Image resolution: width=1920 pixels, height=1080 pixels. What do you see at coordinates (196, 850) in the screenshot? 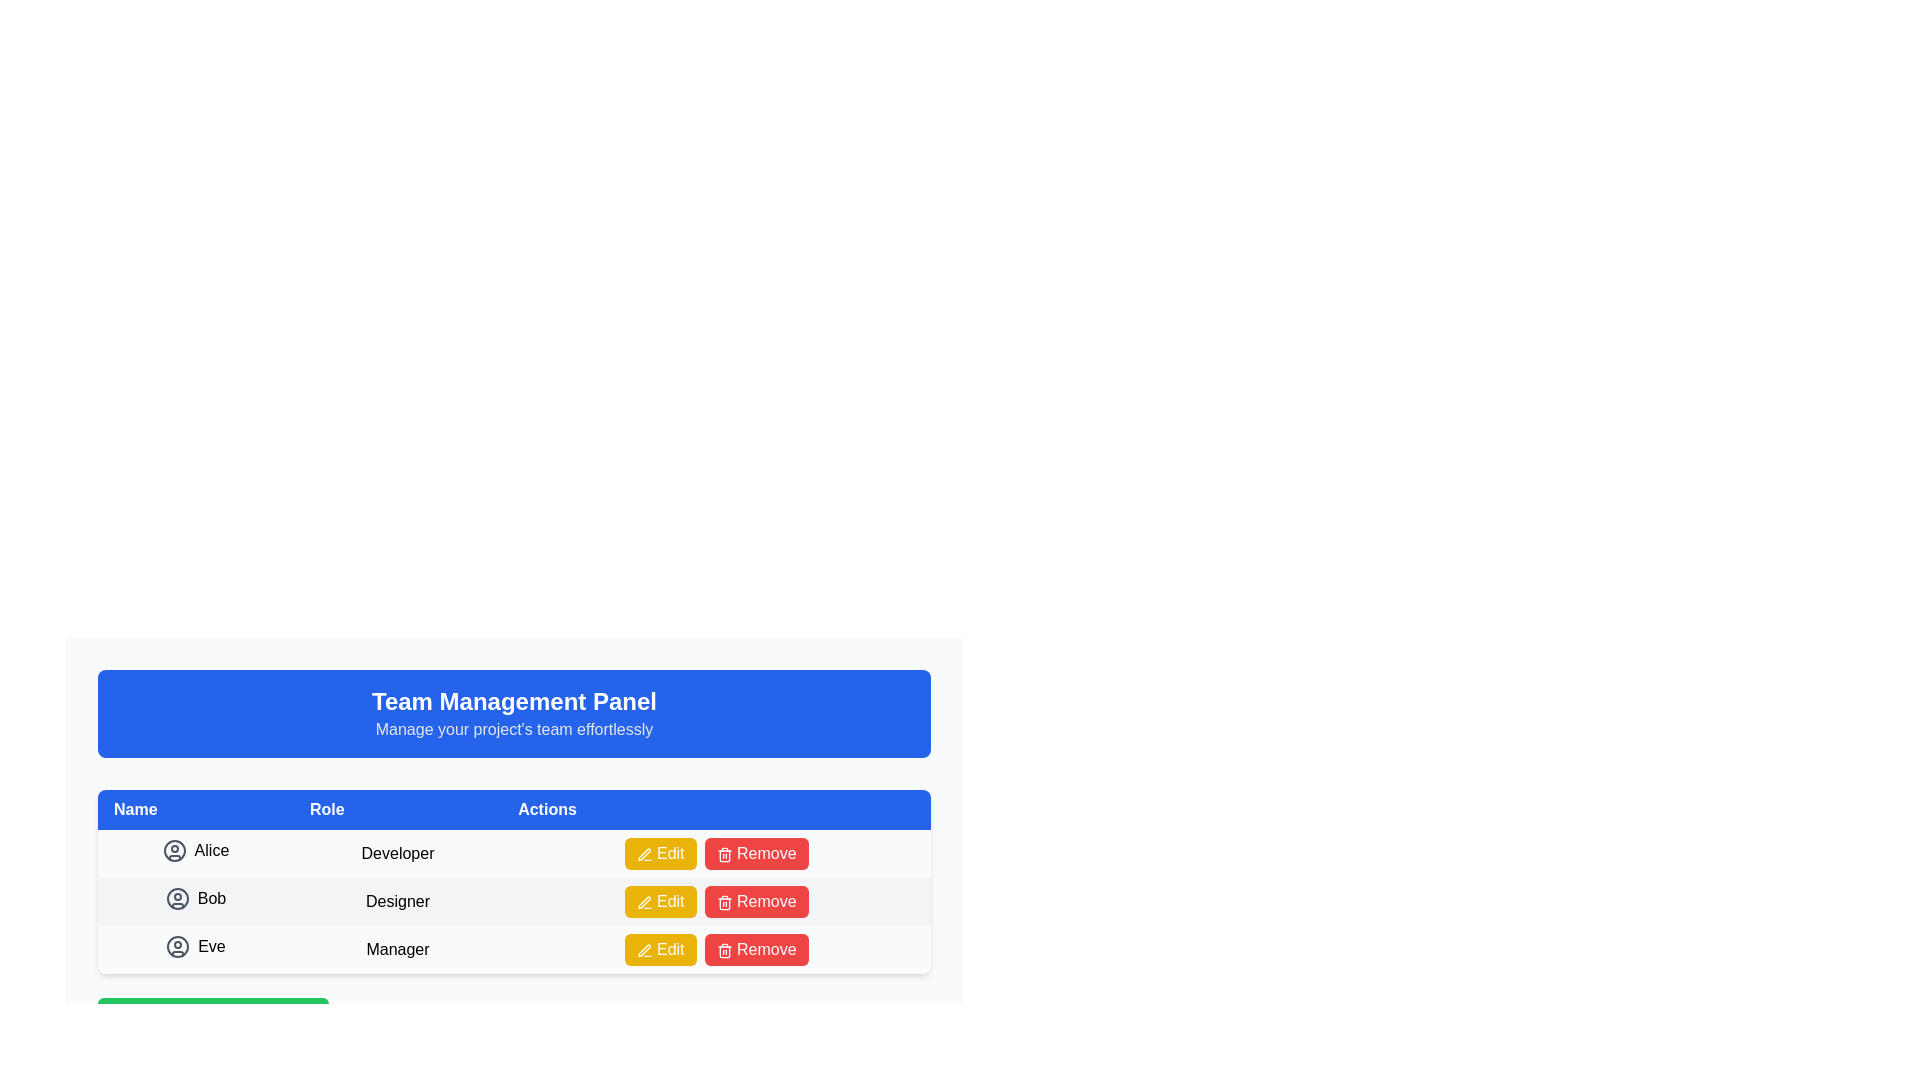
I see `the Inline-flex element displaying user information for 'Alice', which contains the user profile icon and text` at bounding box center [196, 850].